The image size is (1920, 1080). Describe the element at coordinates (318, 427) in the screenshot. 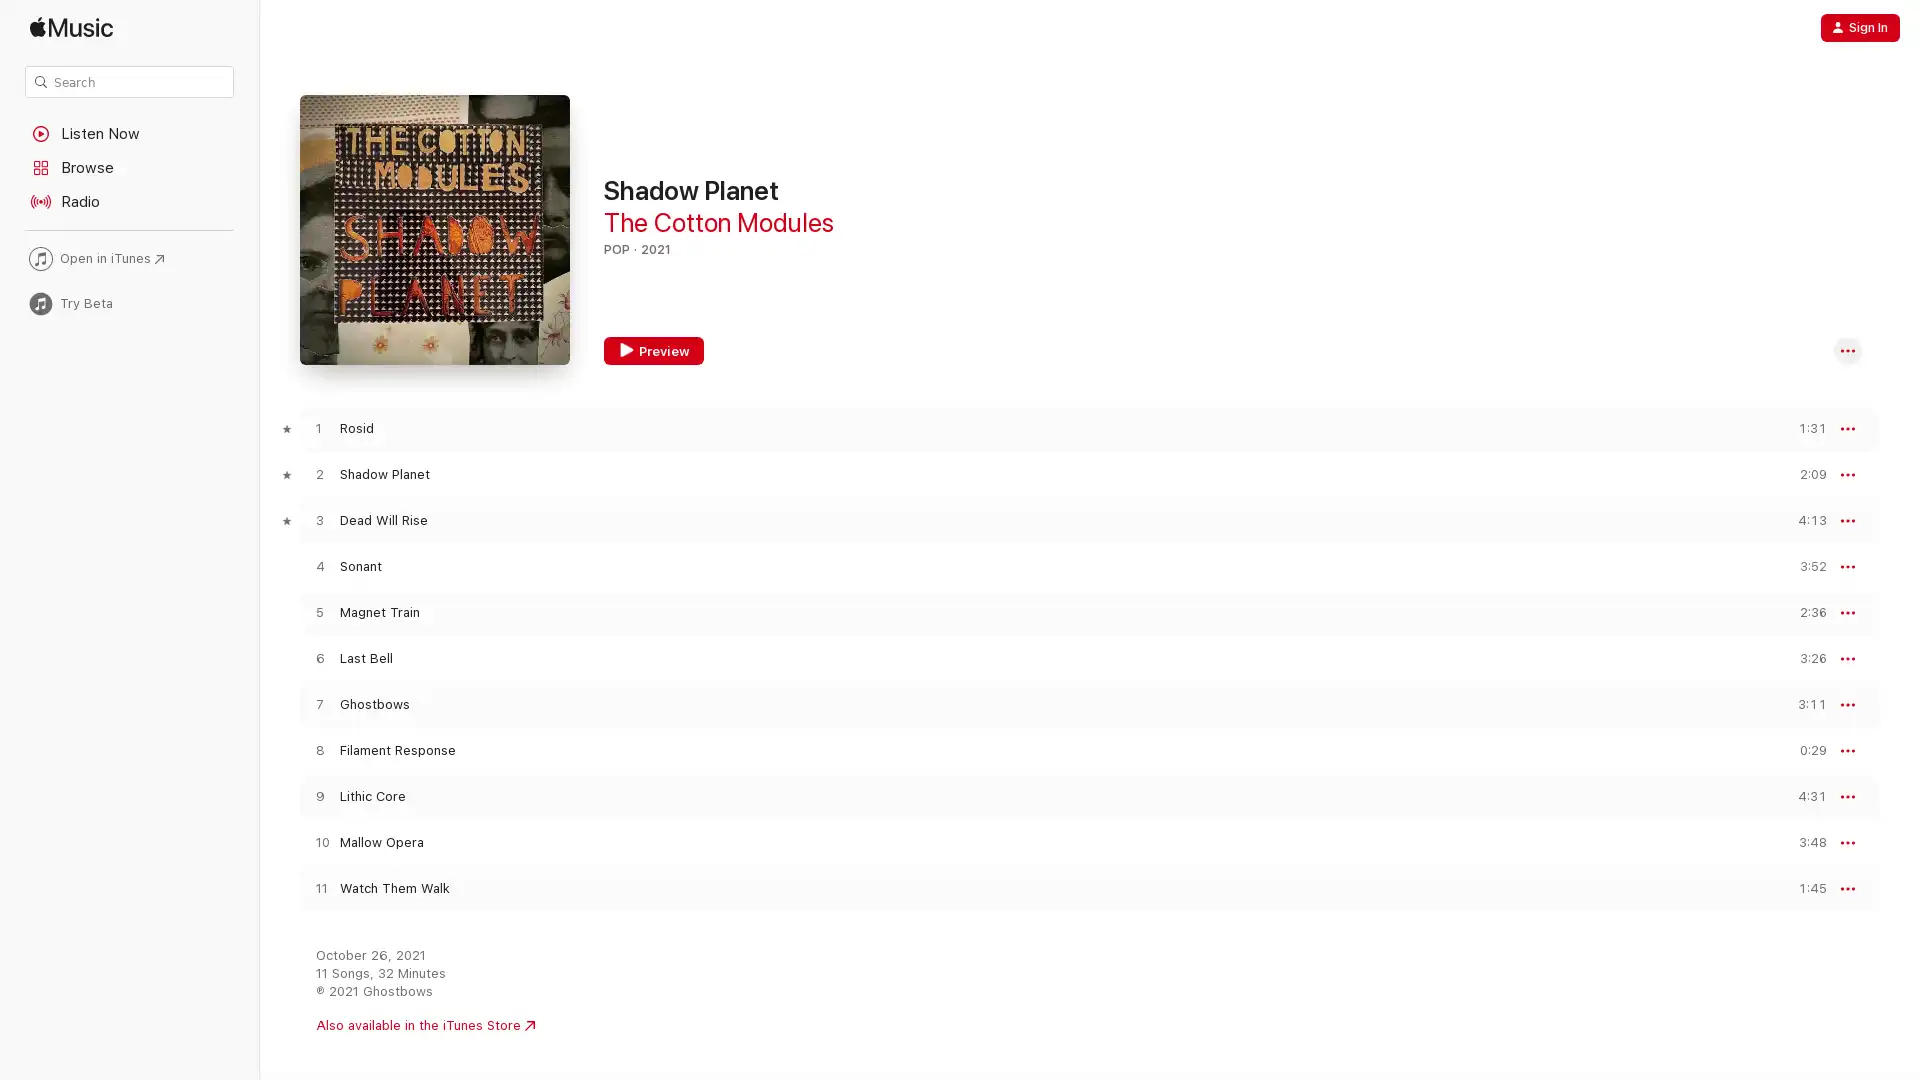

I see `Play` at that location.